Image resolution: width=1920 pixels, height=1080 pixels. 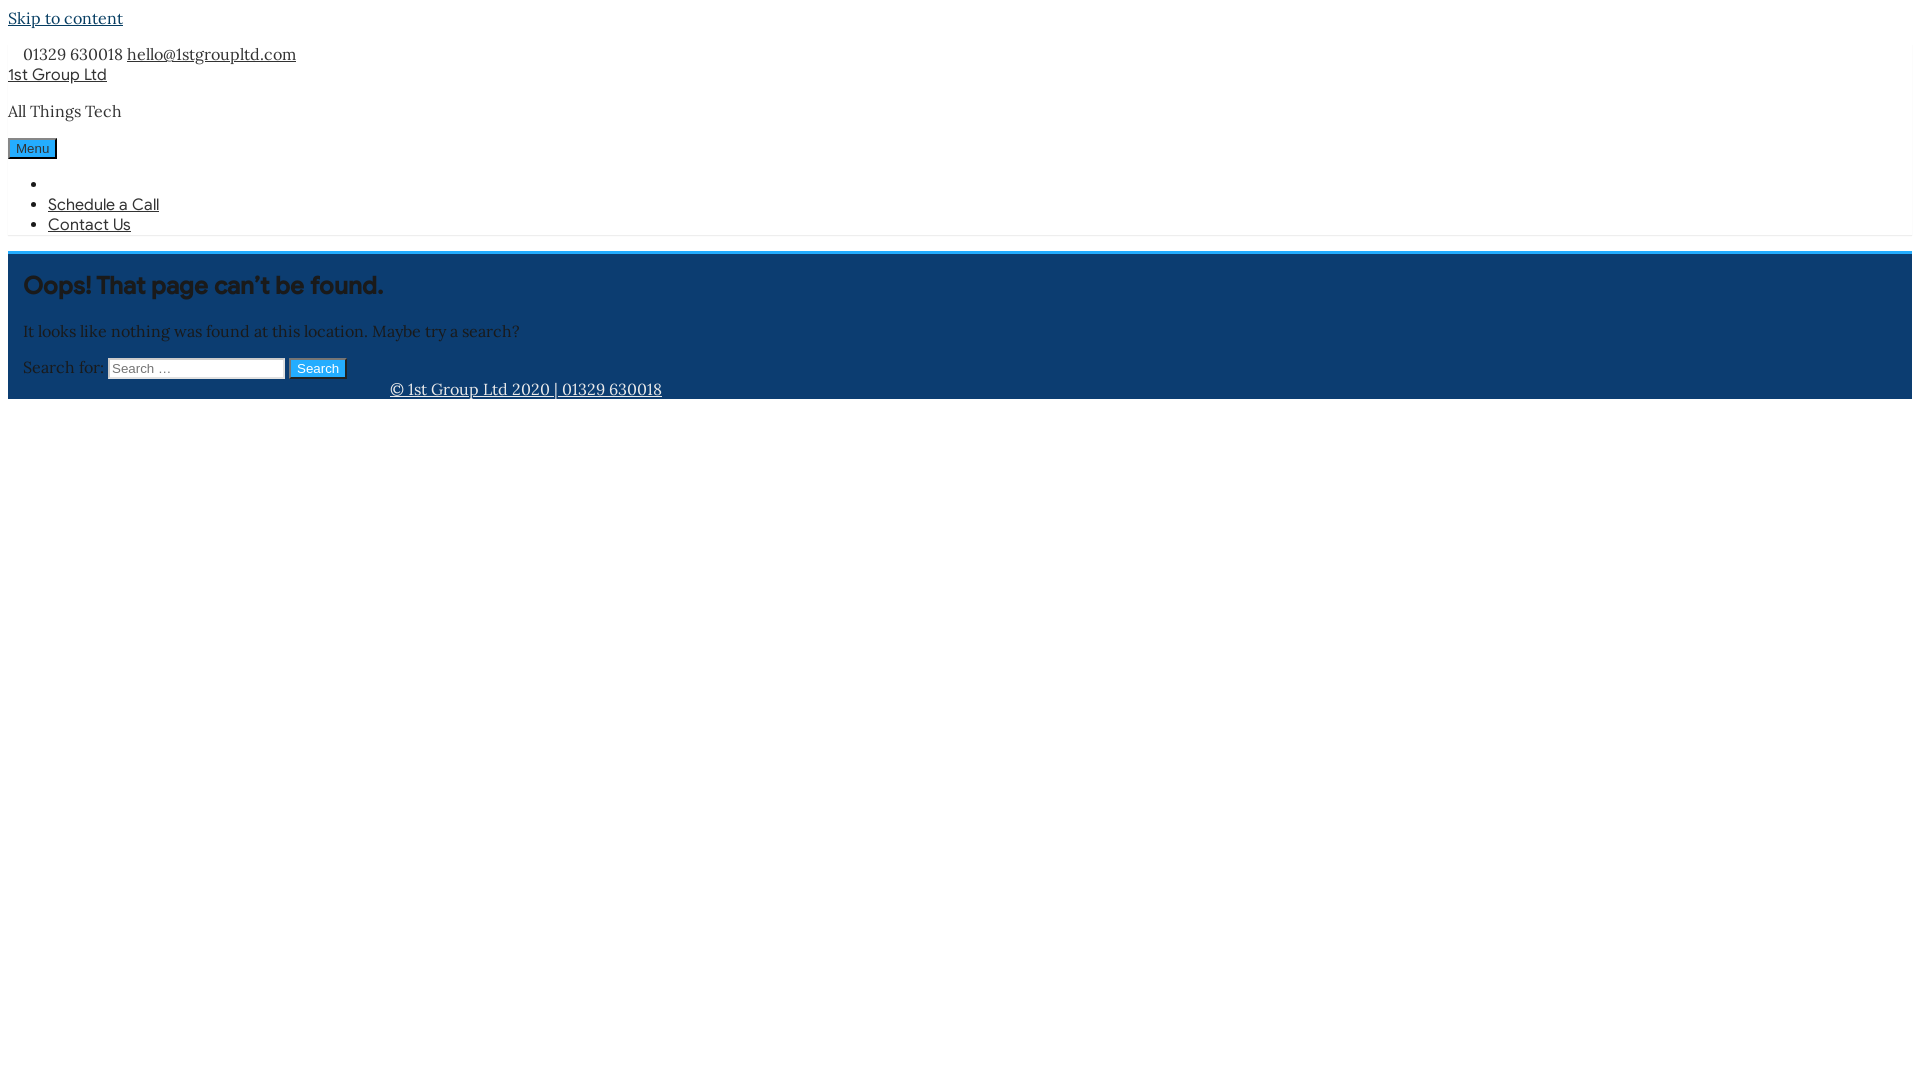 I want to click on 'Menu', so click(x=32, y=147).